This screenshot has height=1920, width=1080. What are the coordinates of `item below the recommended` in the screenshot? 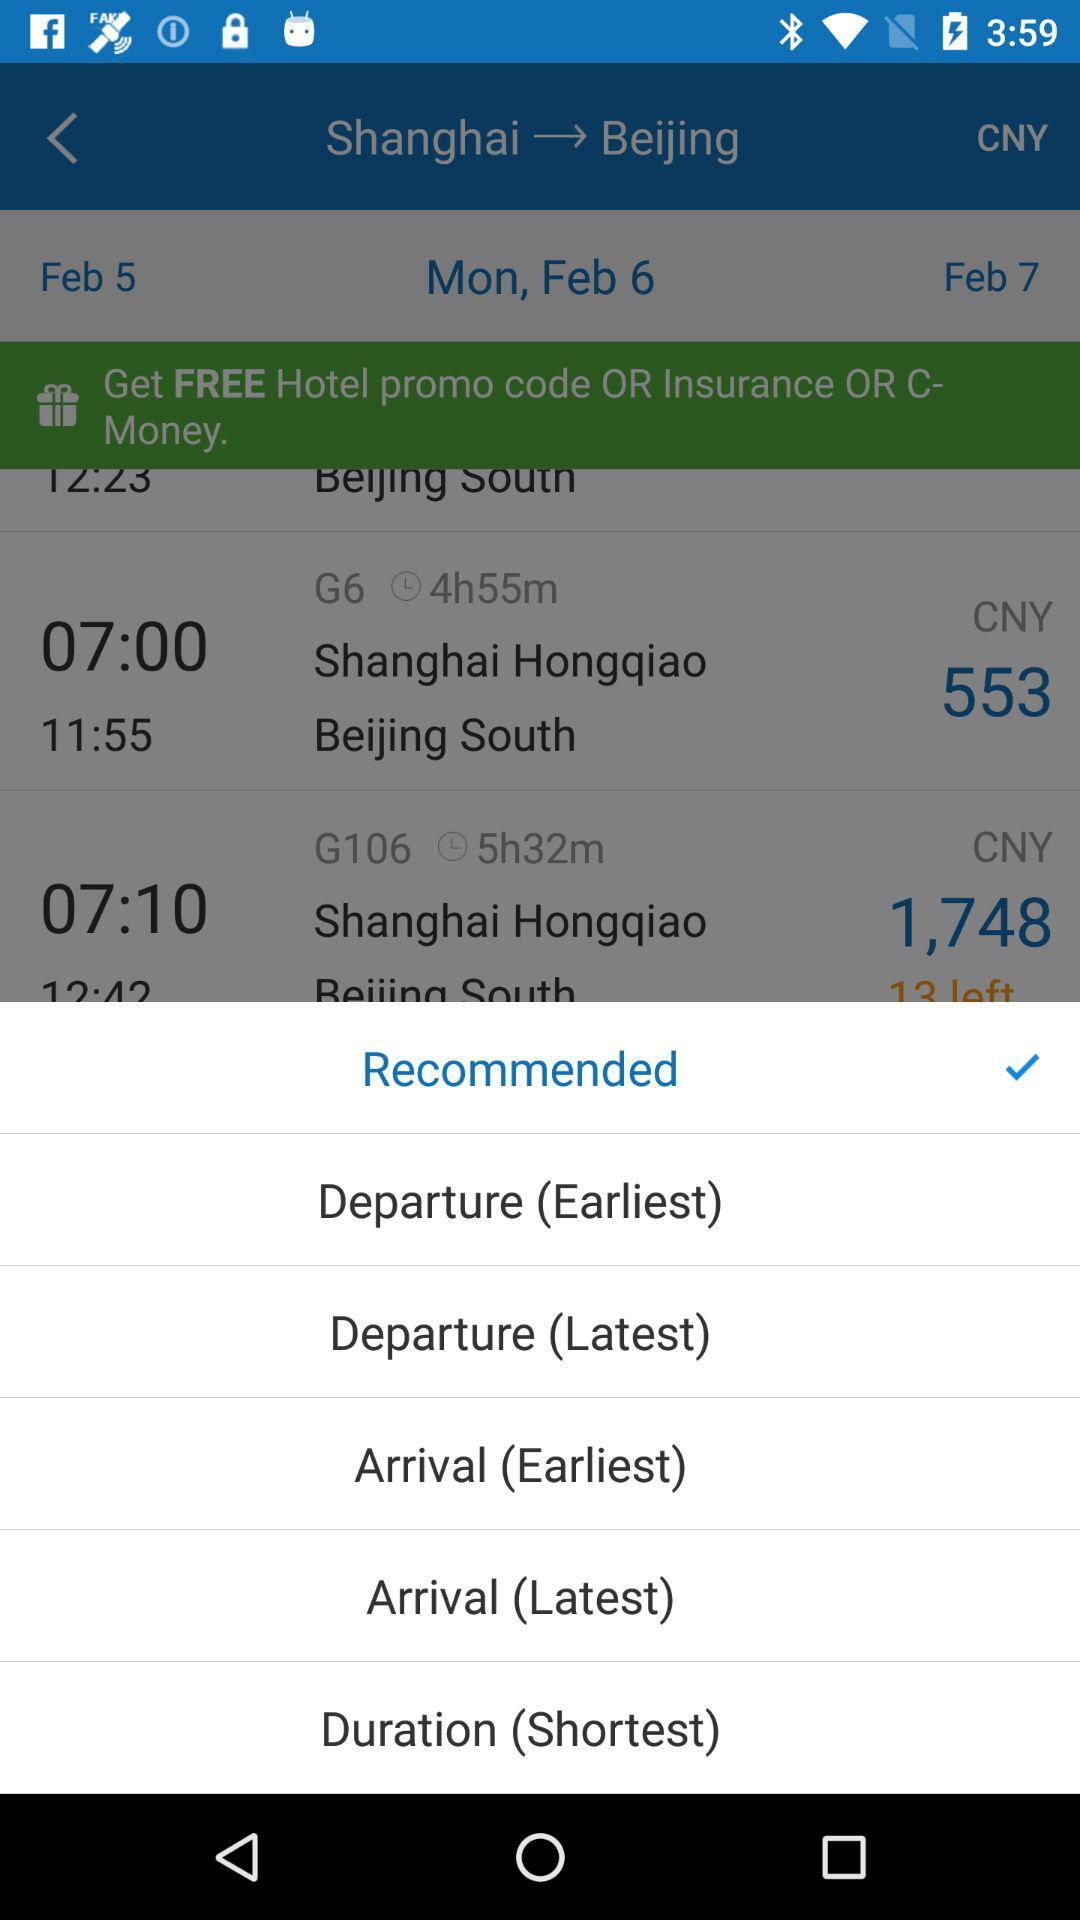 It's located at (540, 1199).